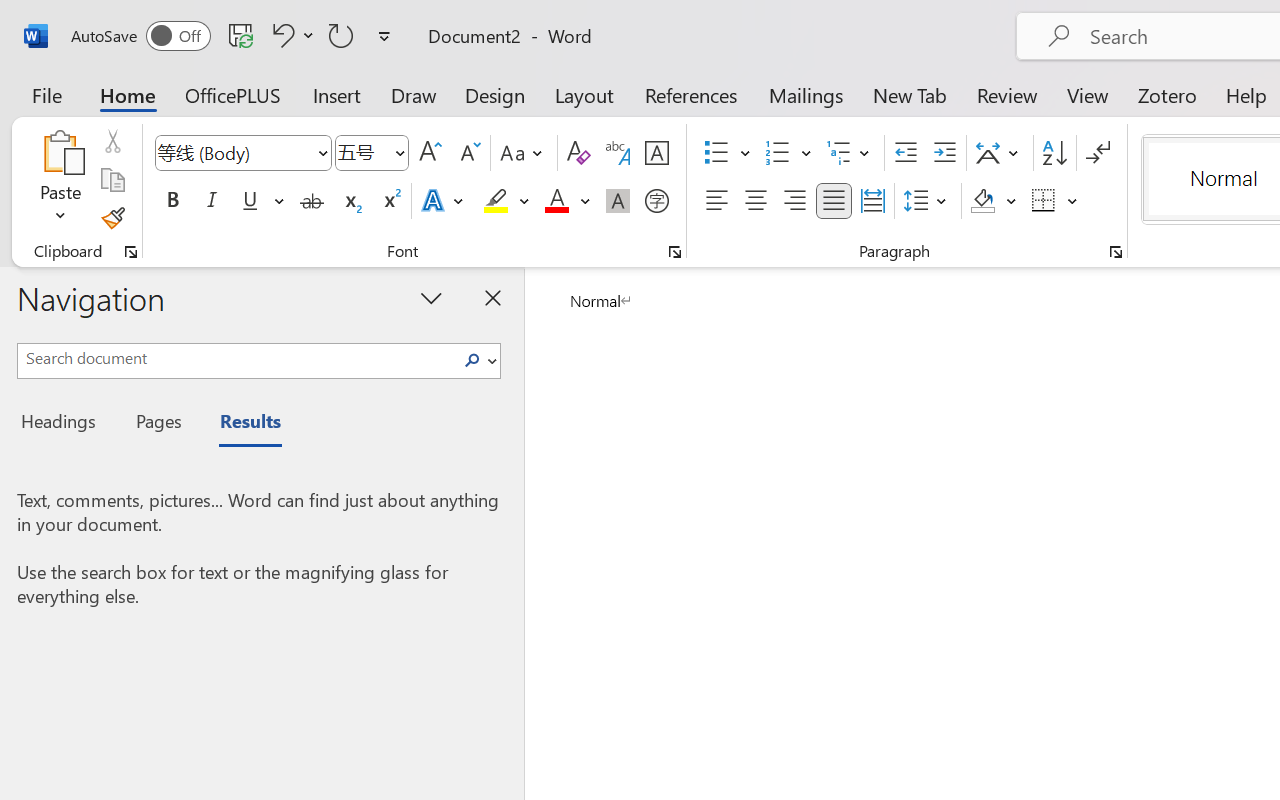 The height and width of the screenshot is (800, 1280). Describe the element at coordinates (755, 201) in the screenshot. I see `'Center'` at that location.